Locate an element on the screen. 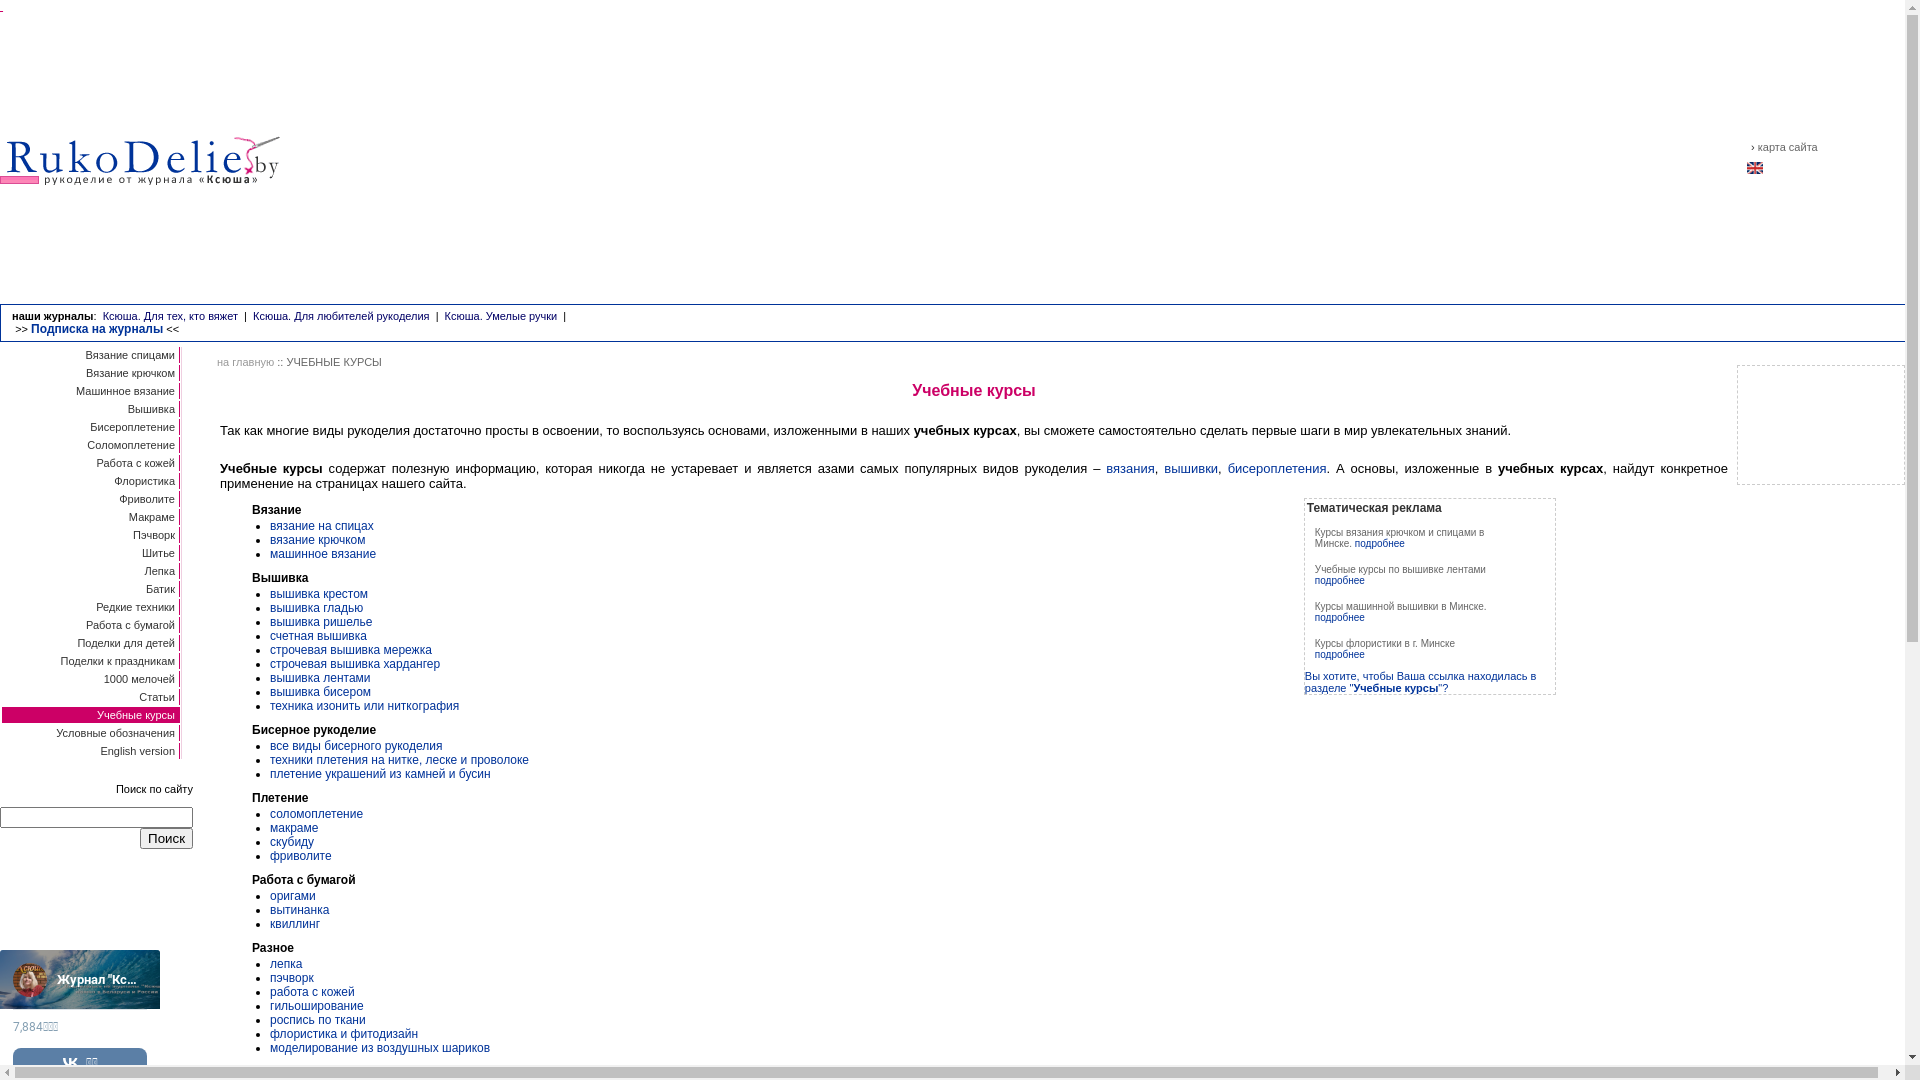  'english' is located at coordinates (1754, 173).